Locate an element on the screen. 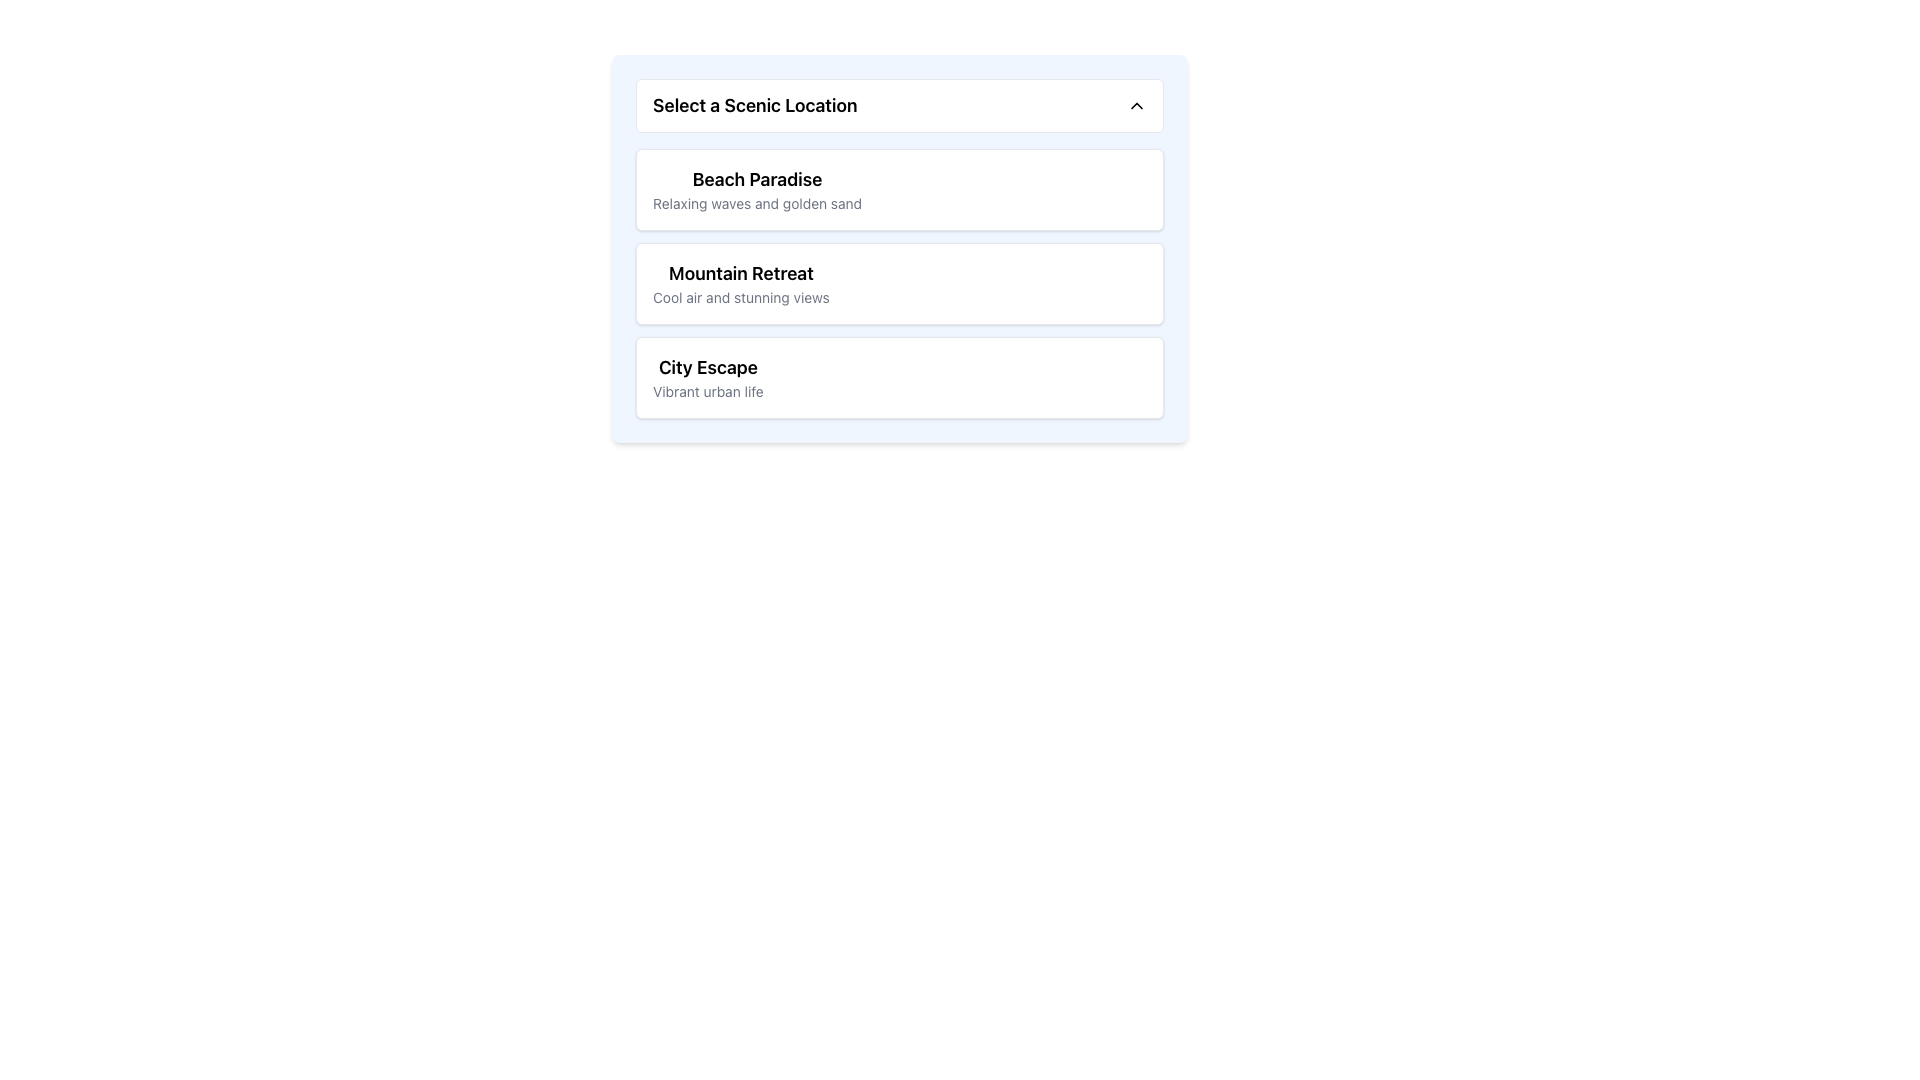 Image resolution: width=1920 pixels, height=1080 pixels. the first Option Card titled 'Beach Paradise' in the list labeled 'Select a Scenic Location.' is located at coordinates (899, 189).